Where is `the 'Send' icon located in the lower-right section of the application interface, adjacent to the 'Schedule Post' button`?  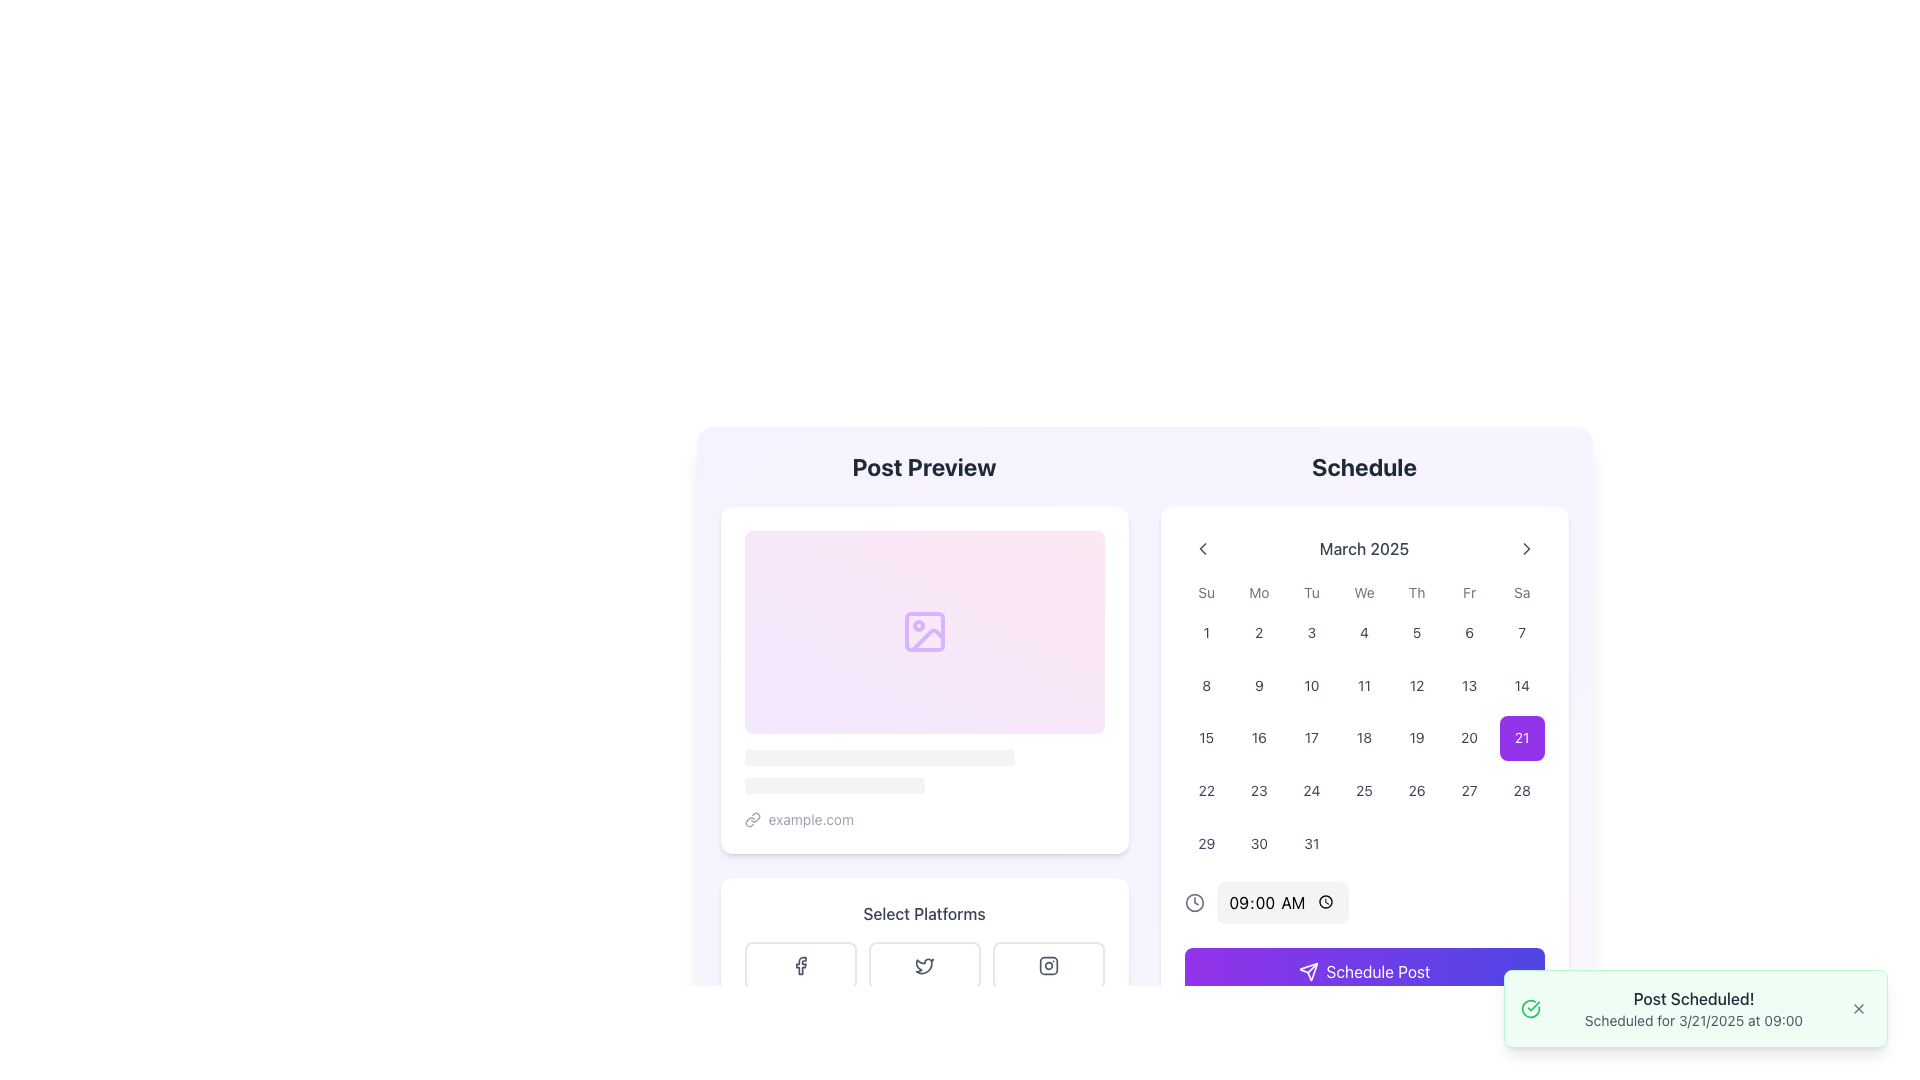 the 'Send' icon located in the lower-right section of the application interface, adjacent to the 'Schedule Post' button is located at coordinates (1308, 970).